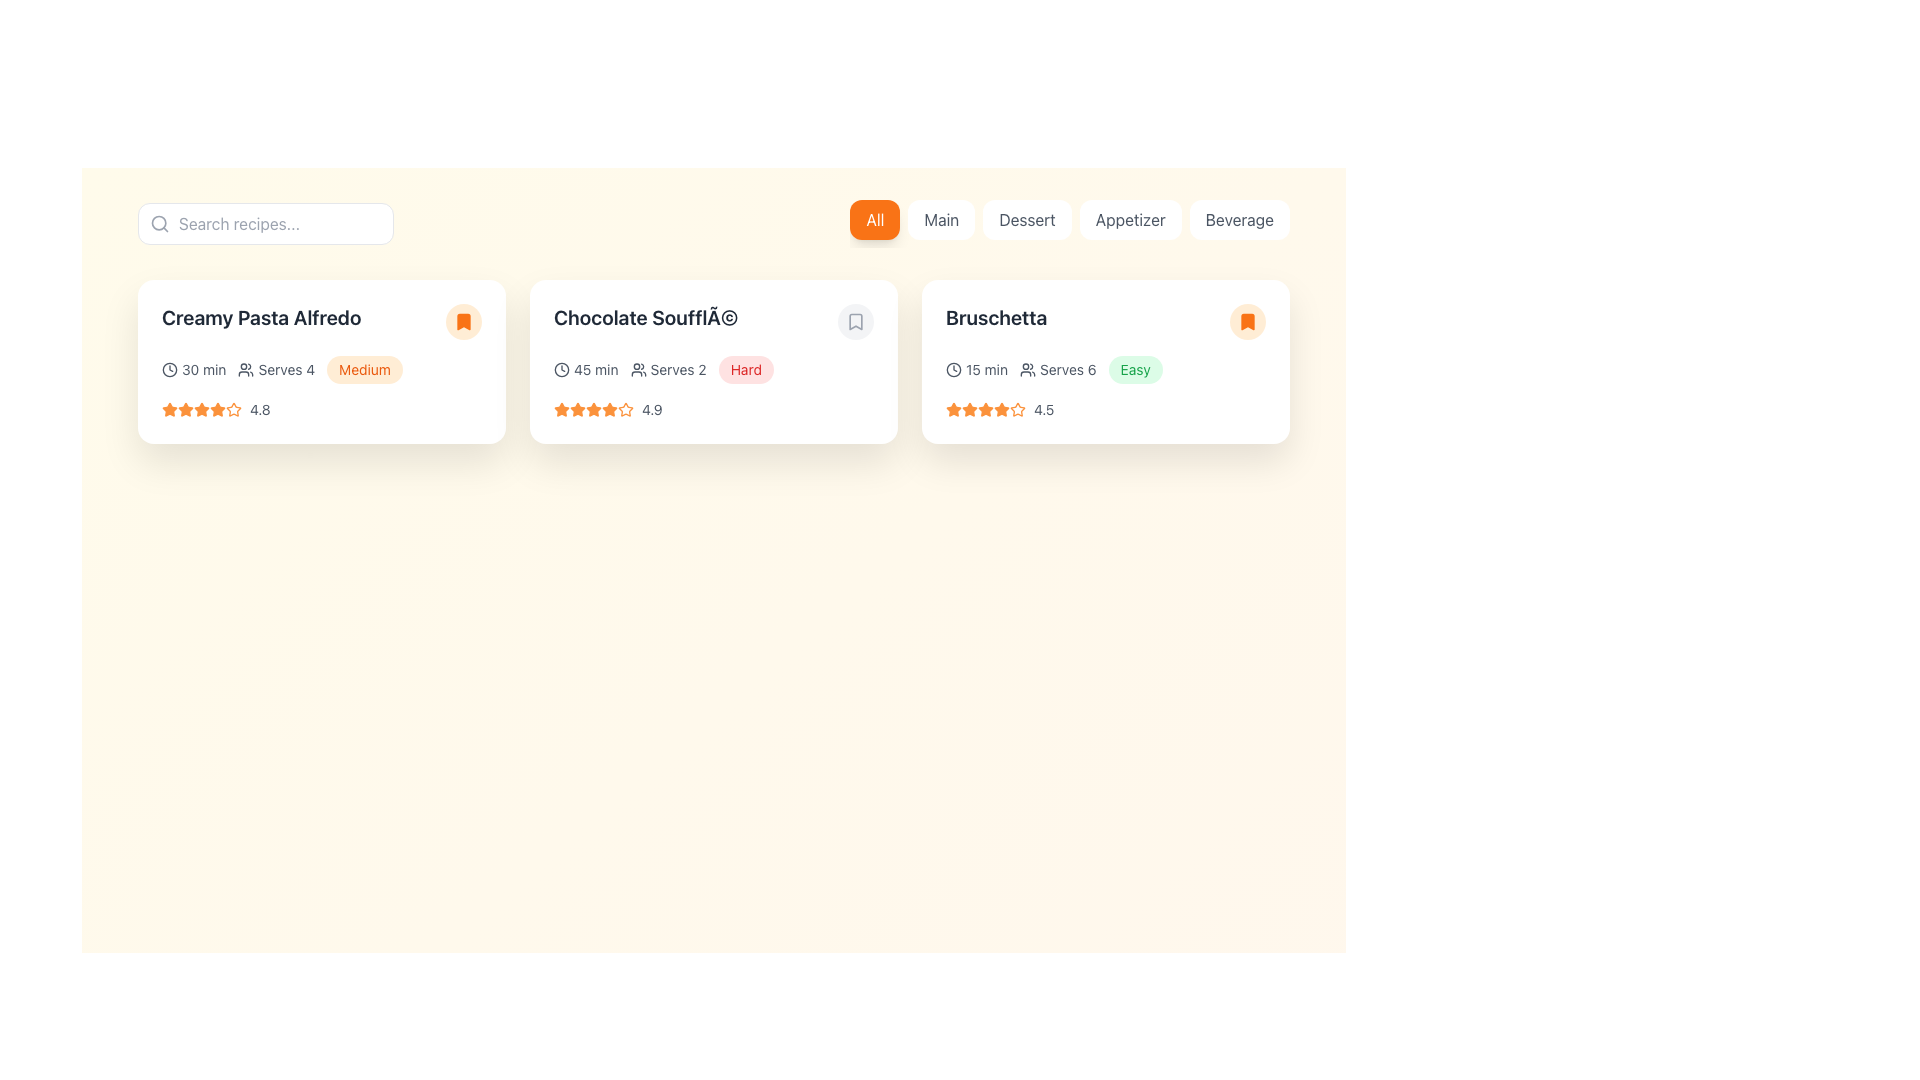 The height and width of the screenshot is (1080, 1920). Describe the element at coordinates (186, 408) in the screenshot. I see `the third star icon in the five-star rating system located beneath the 'Creamy Pasta Alfredo' card` at that location.